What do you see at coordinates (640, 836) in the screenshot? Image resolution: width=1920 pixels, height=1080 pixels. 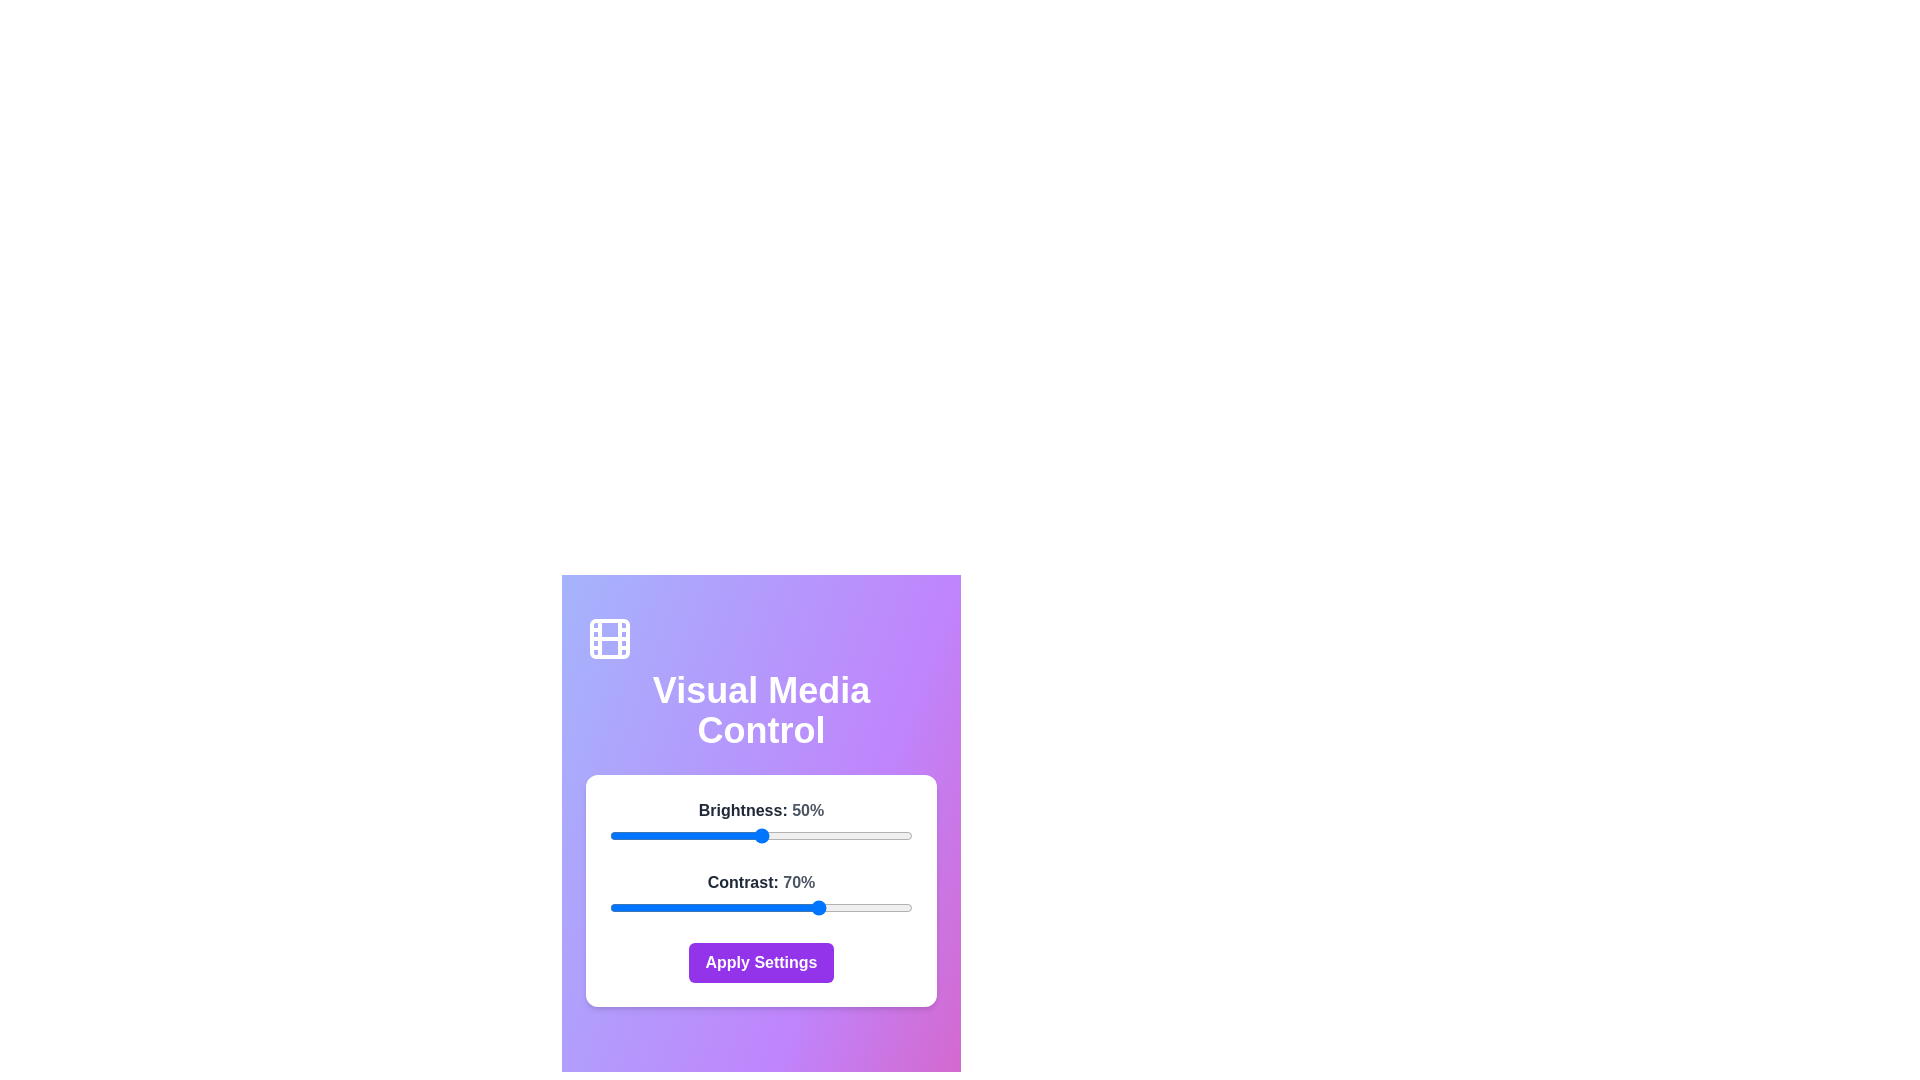 I see `the brightness slider to 10%` at bounding box center [640, 836].